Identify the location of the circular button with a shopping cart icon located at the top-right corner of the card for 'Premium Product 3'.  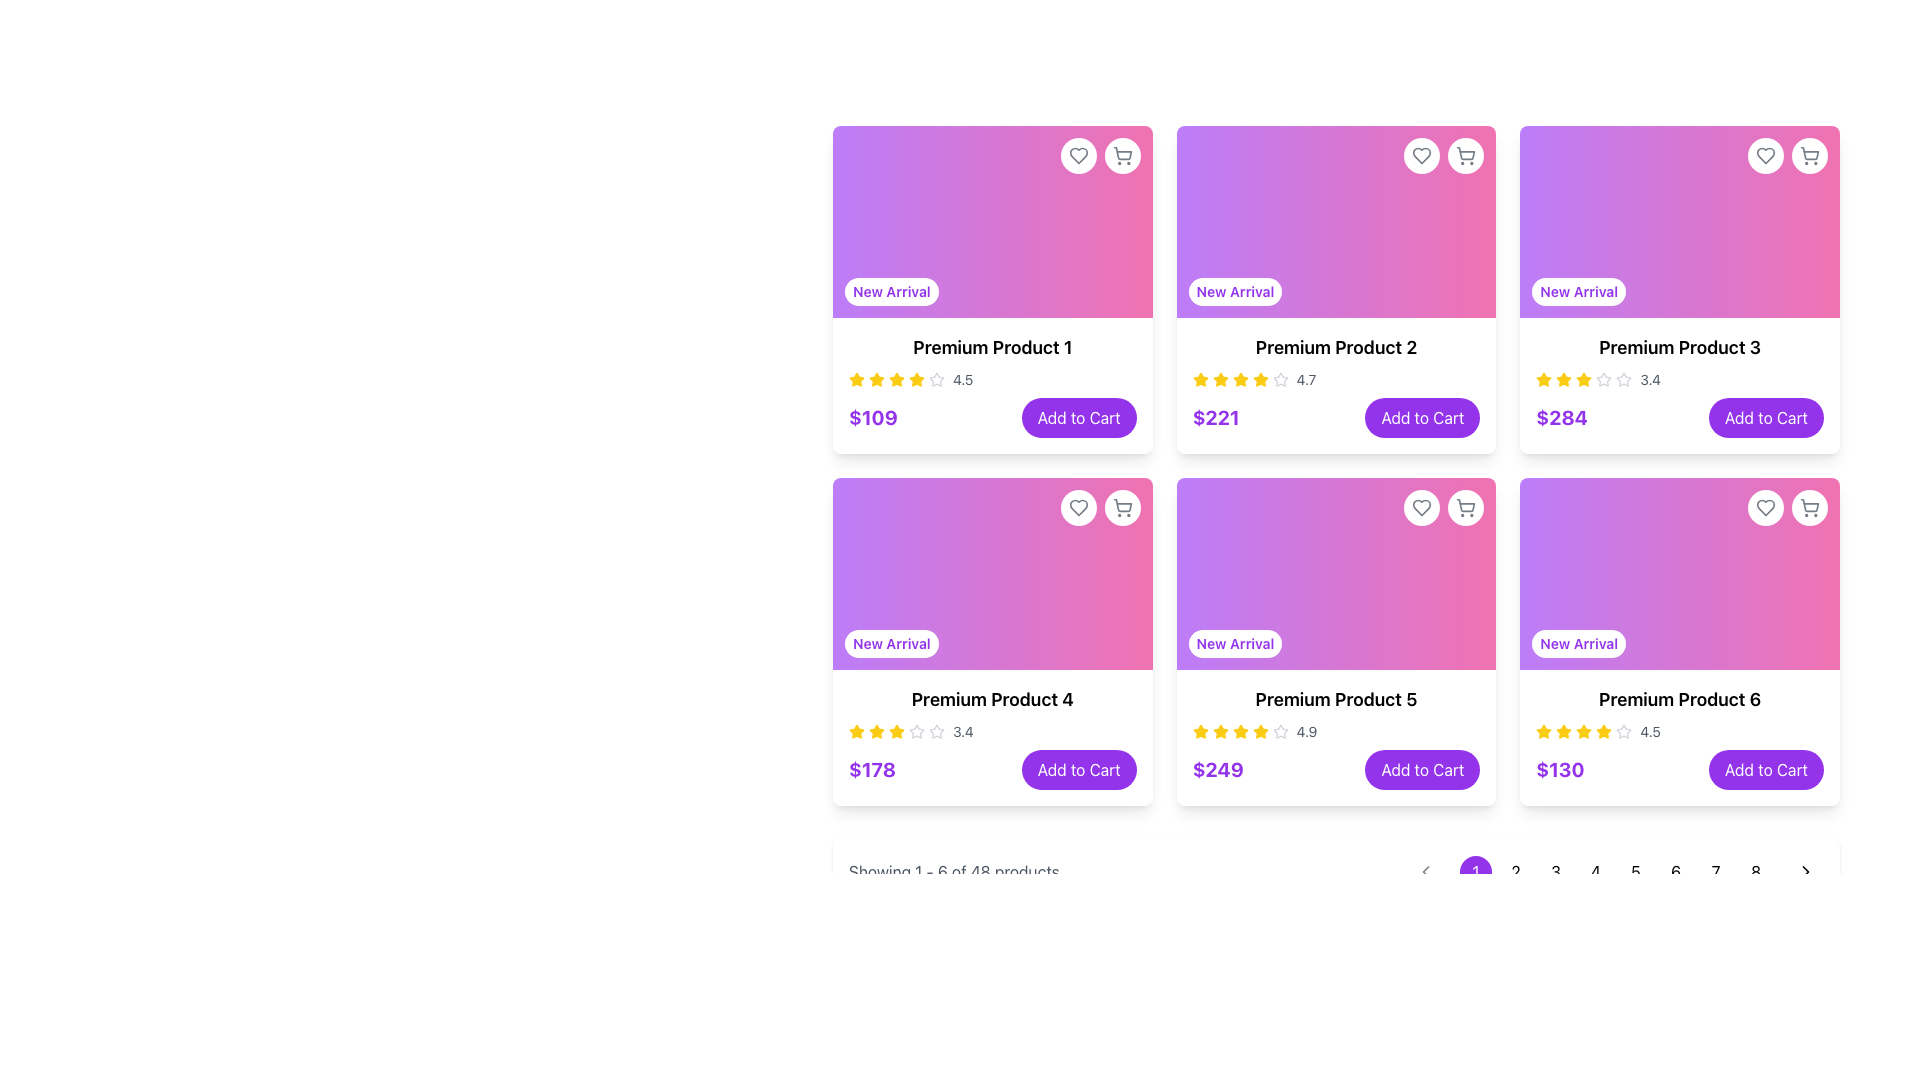
(1809, 154).